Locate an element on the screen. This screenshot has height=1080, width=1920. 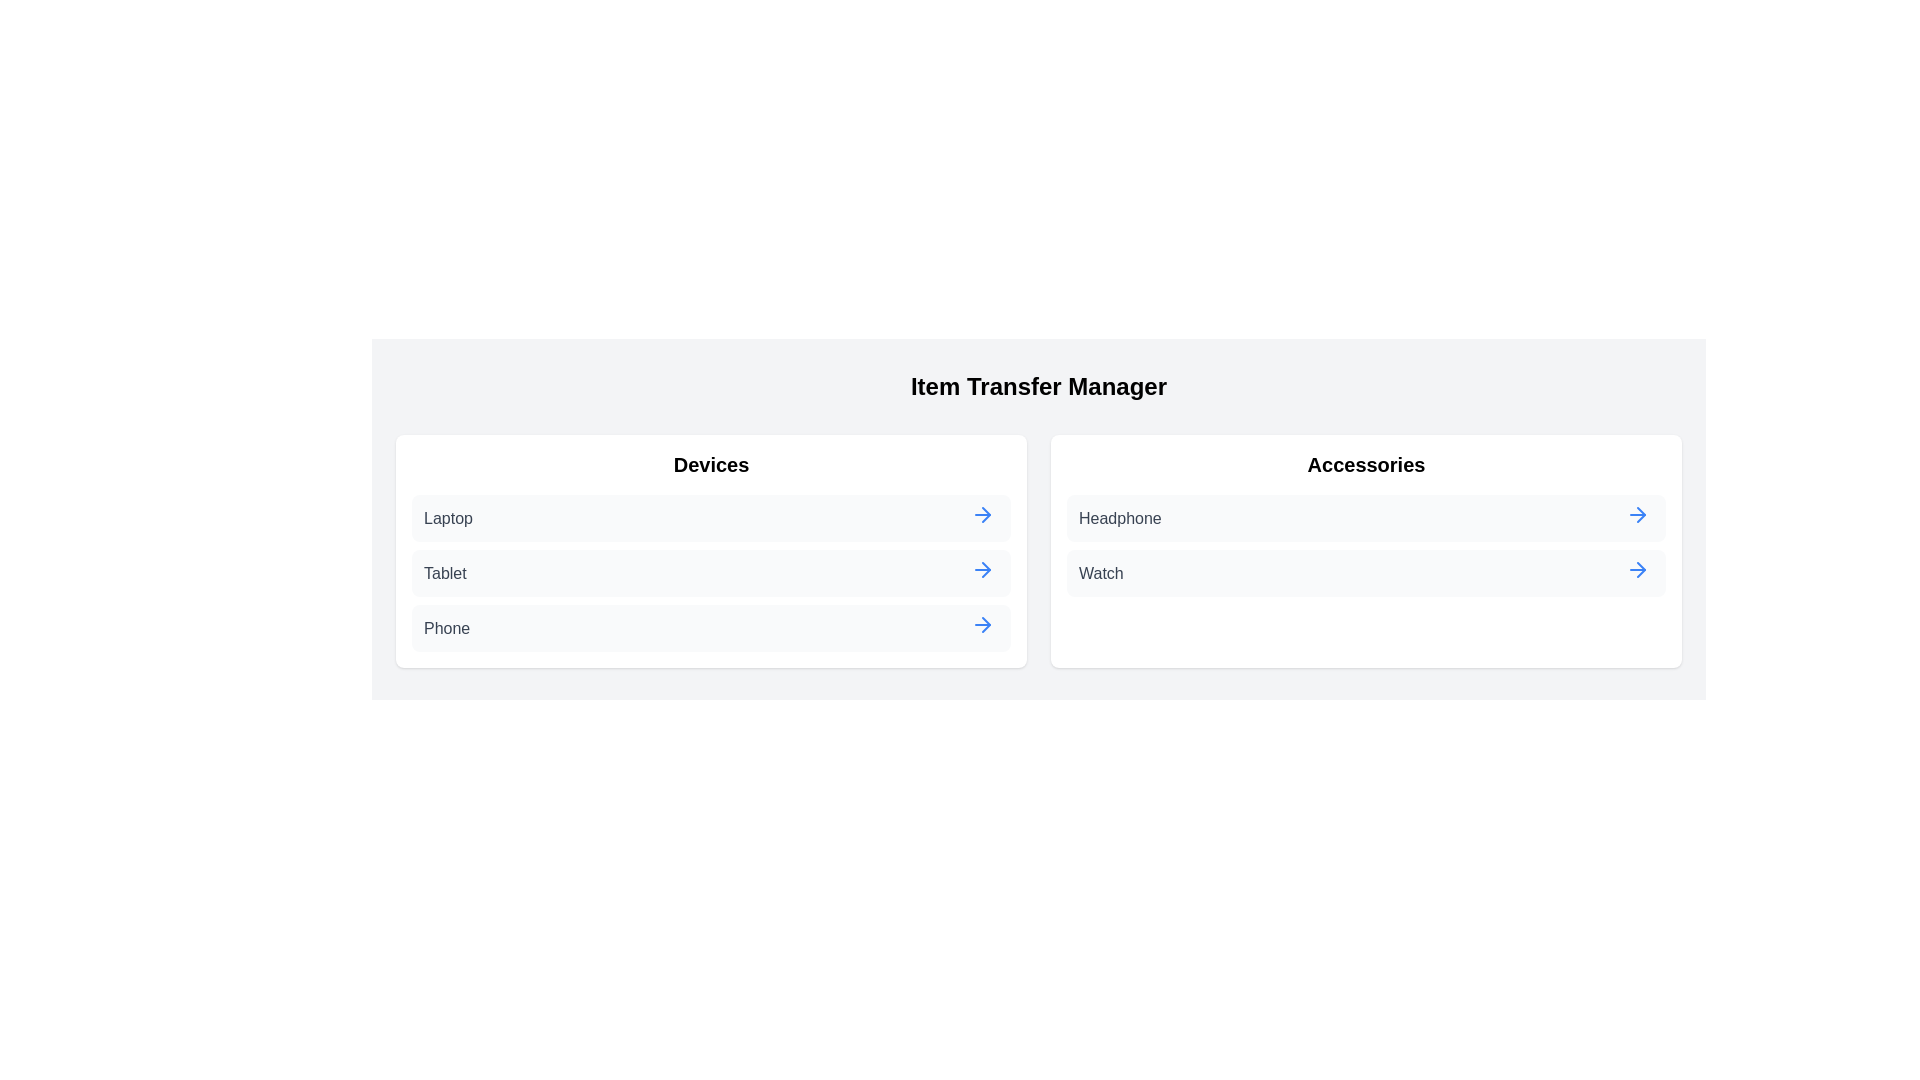
the category title 'Devices' for inspection is located at coordinates (711, 465).